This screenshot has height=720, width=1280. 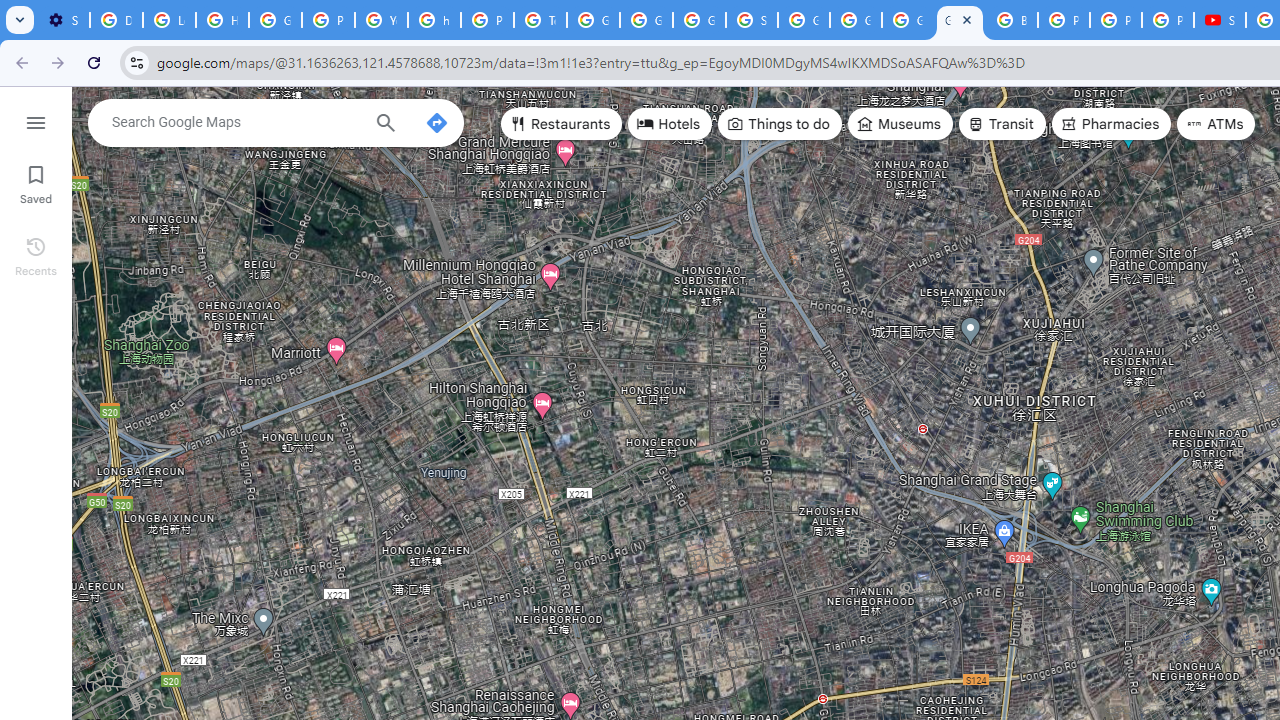 What do you see at coordinates (751, 20) in the screenshot?
I see `'Sign in - Google Accounts'` at bounding box center [751, 20].